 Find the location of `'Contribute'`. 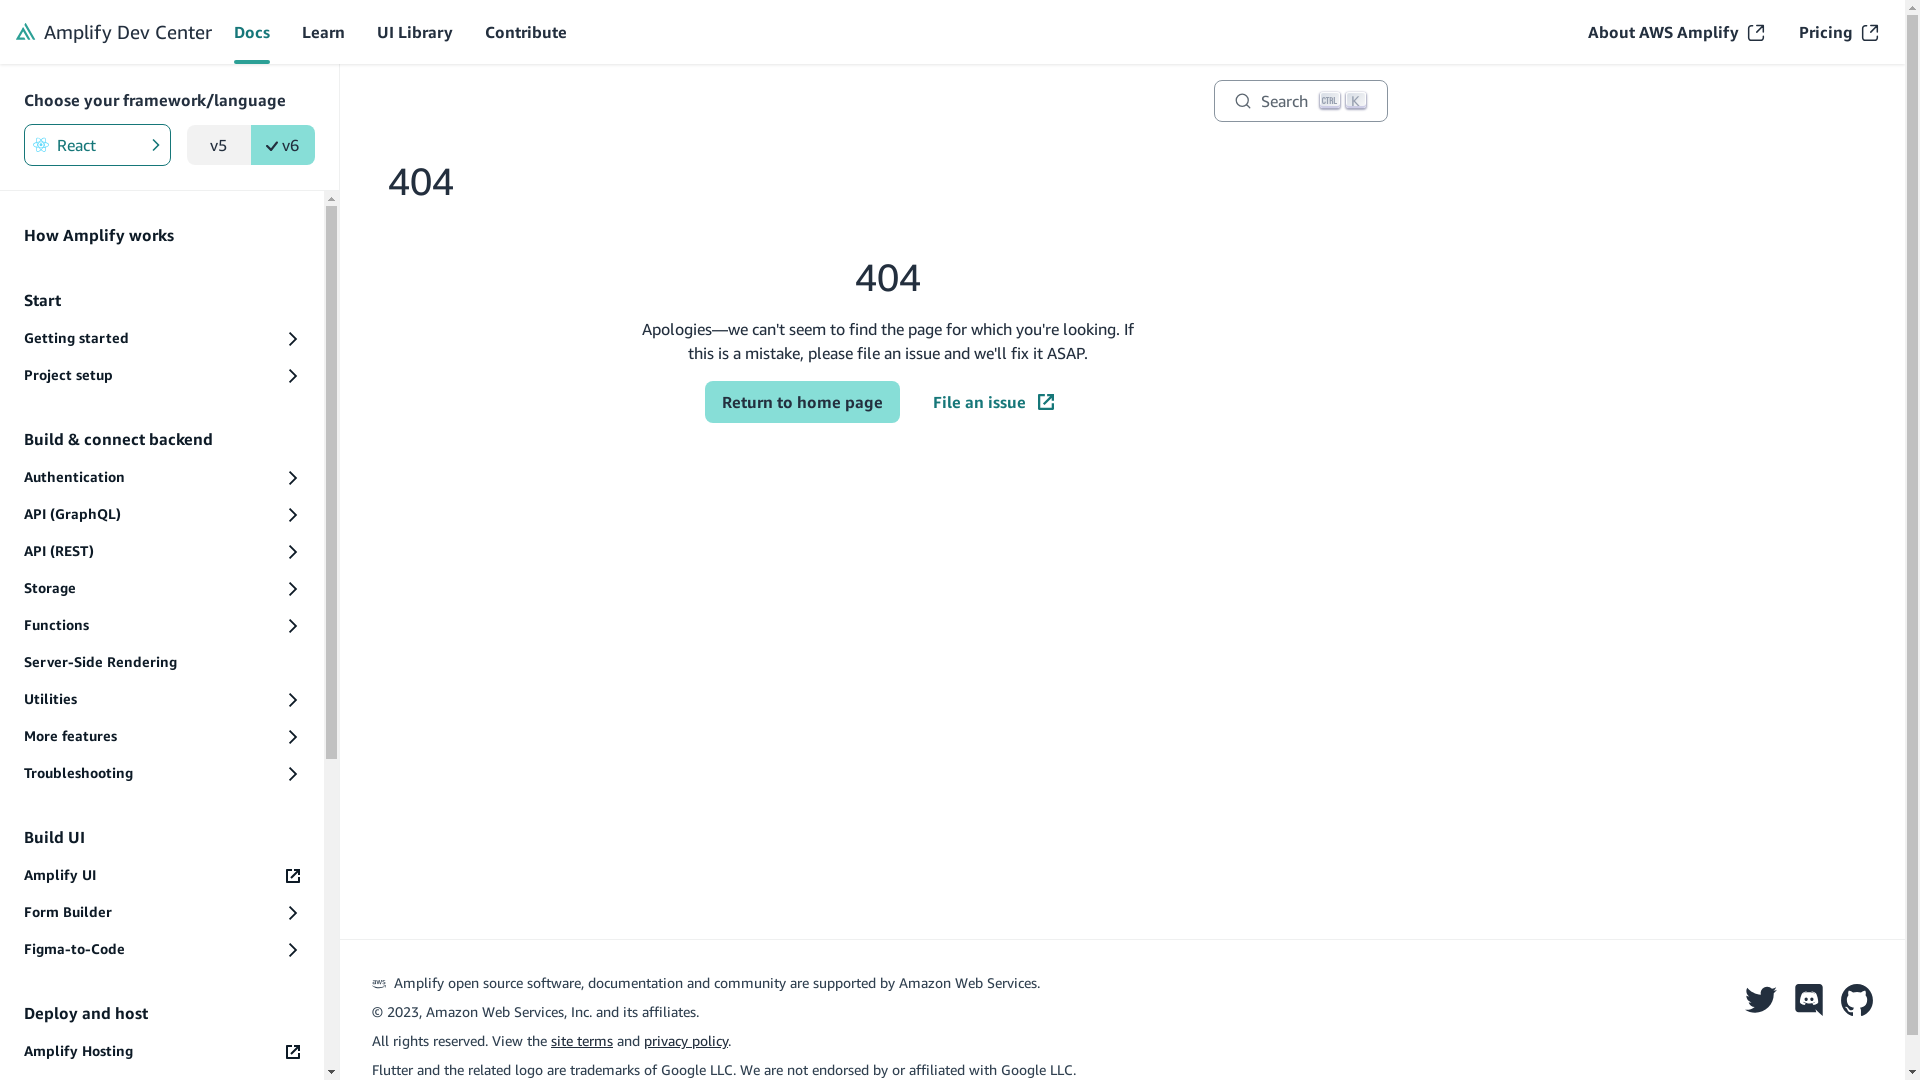

'Contribute' is located at coordinates (474, 31).